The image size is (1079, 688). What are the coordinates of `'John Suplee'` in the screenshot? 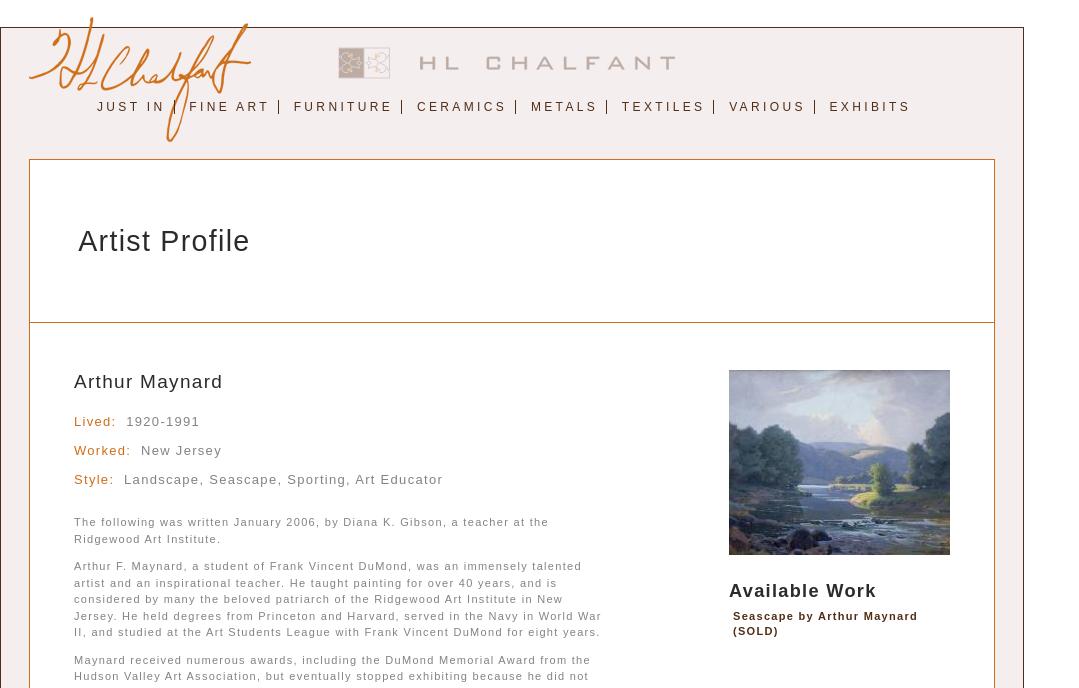 It's located at (885, 181).